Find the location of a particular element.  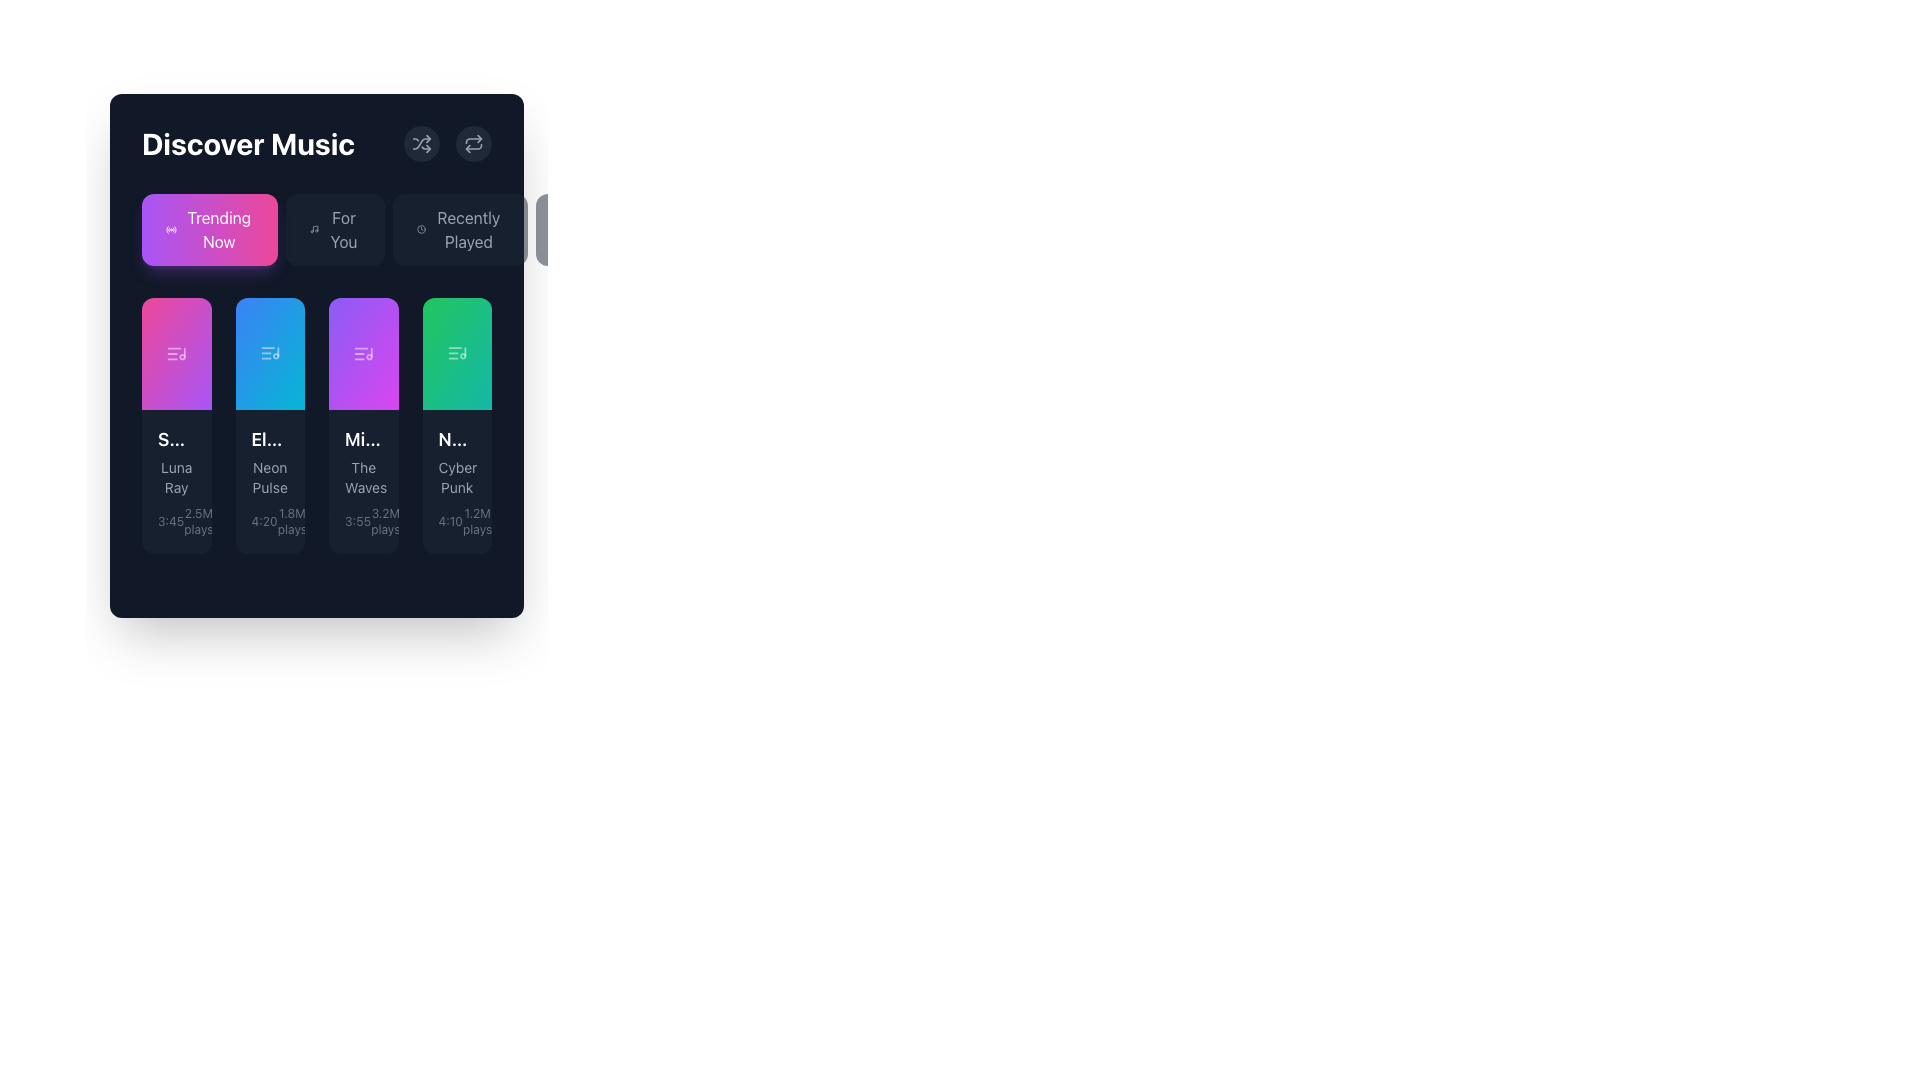

the music item card located between 'Summer Nights' and 'Midnight Drive' in the 'Discover Music' section is located at coordinates (269, 424).